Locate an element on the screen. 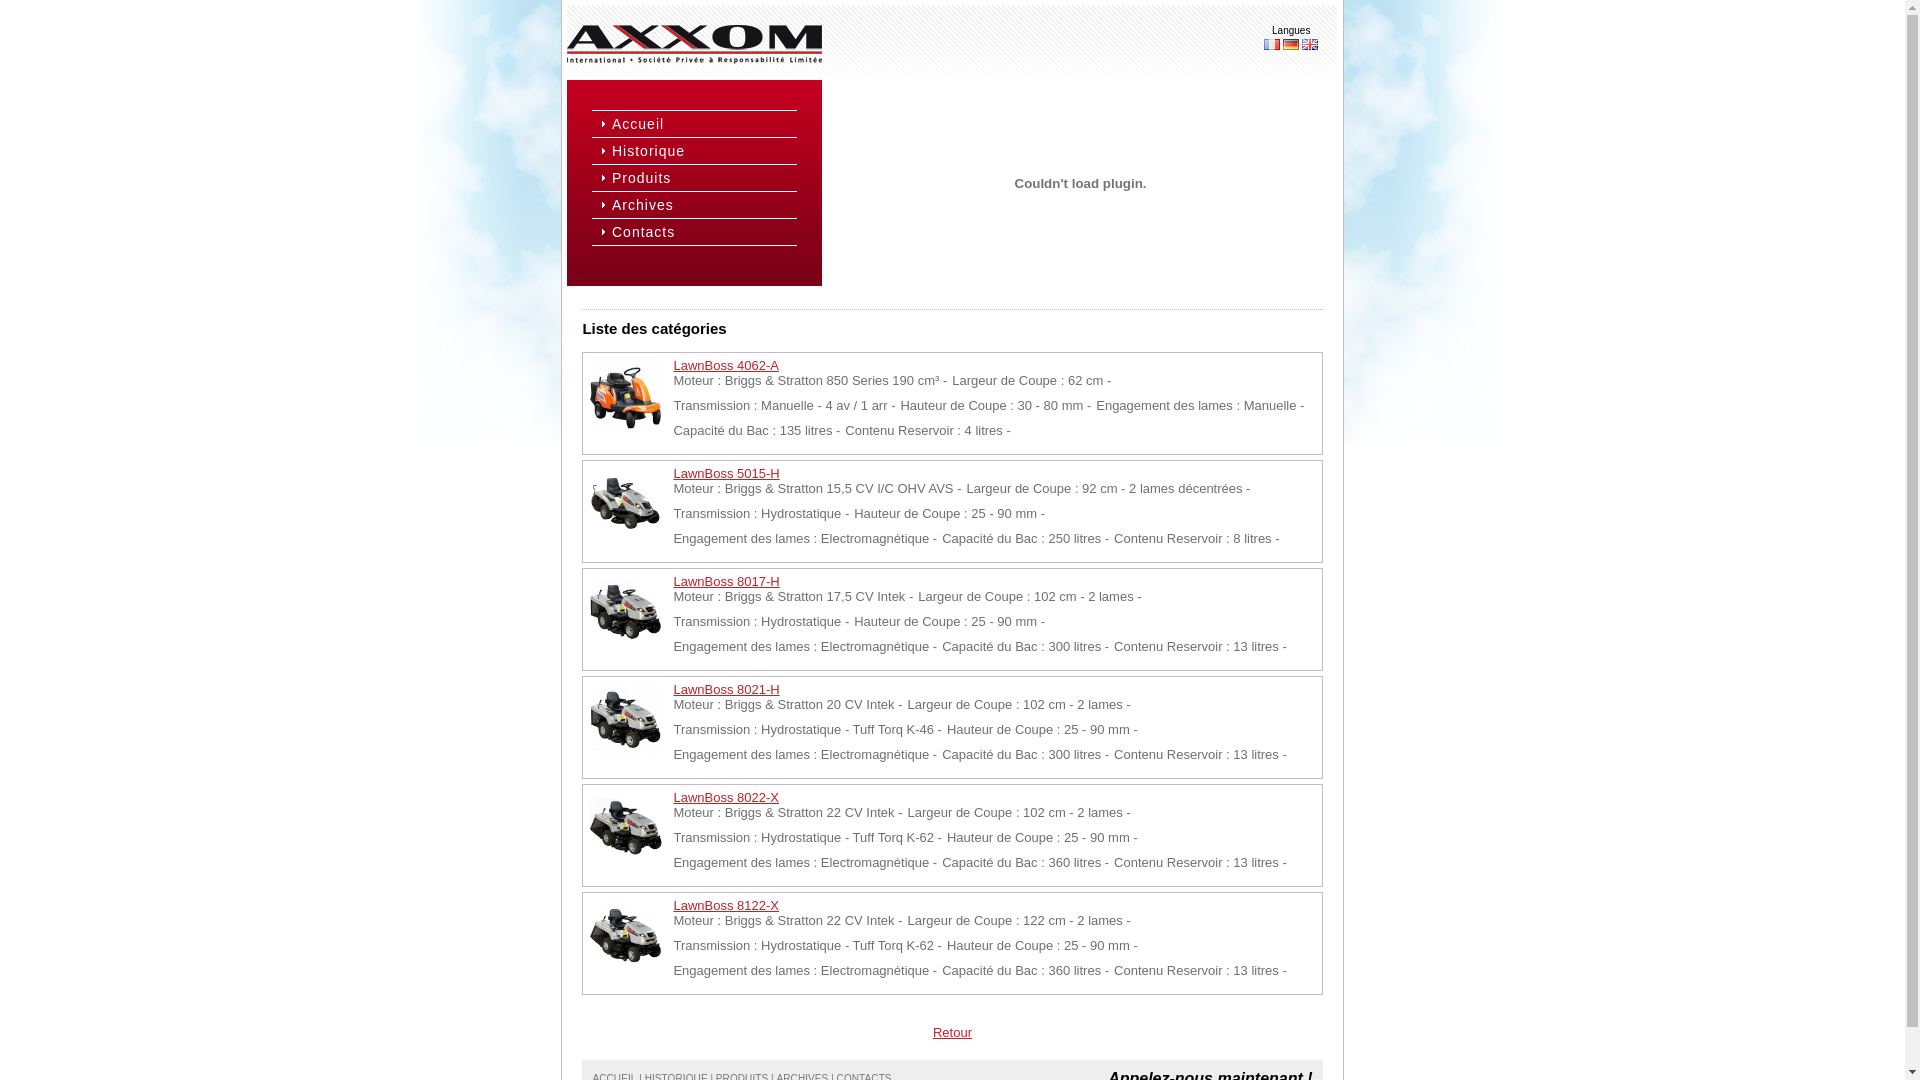 Image resolution: width=1920 pixels, height=1080 pixels. 'LawnBoss 8017-H' is located at coordinates (724, 581).